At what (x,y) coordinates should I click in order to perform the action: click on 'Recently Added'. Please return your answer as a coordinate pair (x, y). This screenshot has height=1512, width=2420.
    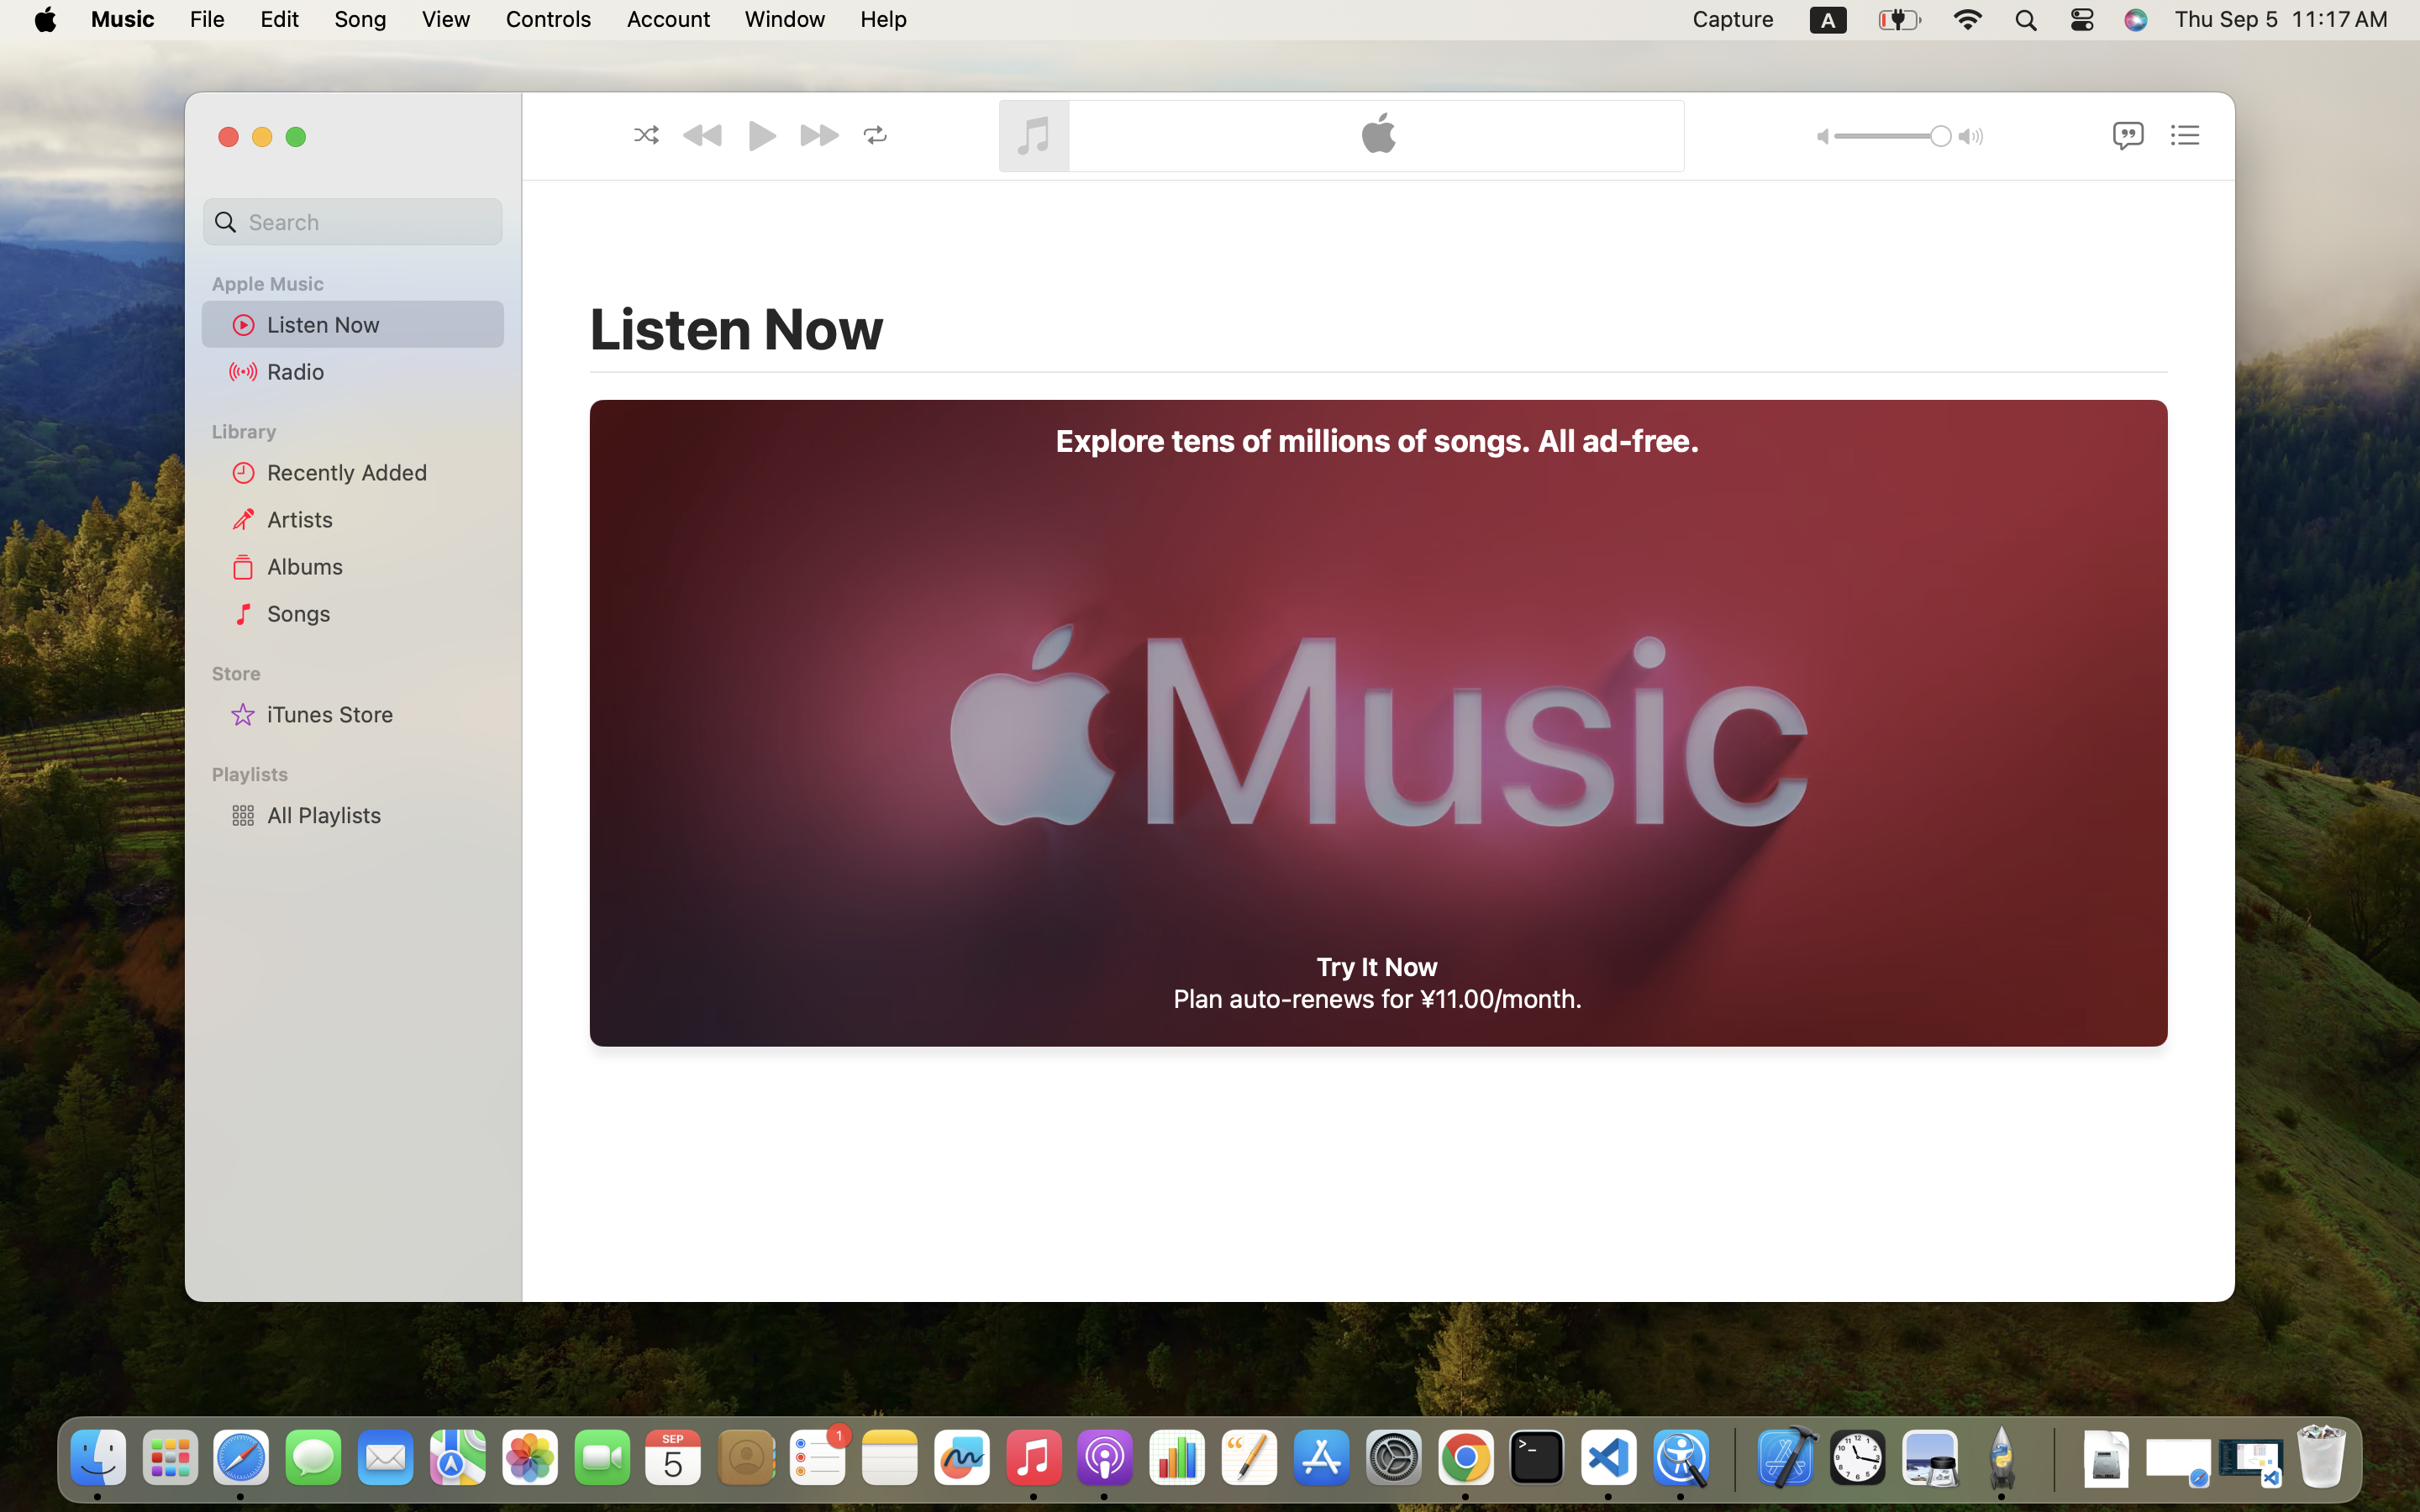
    Looking at the image, I should click on (379, 470).